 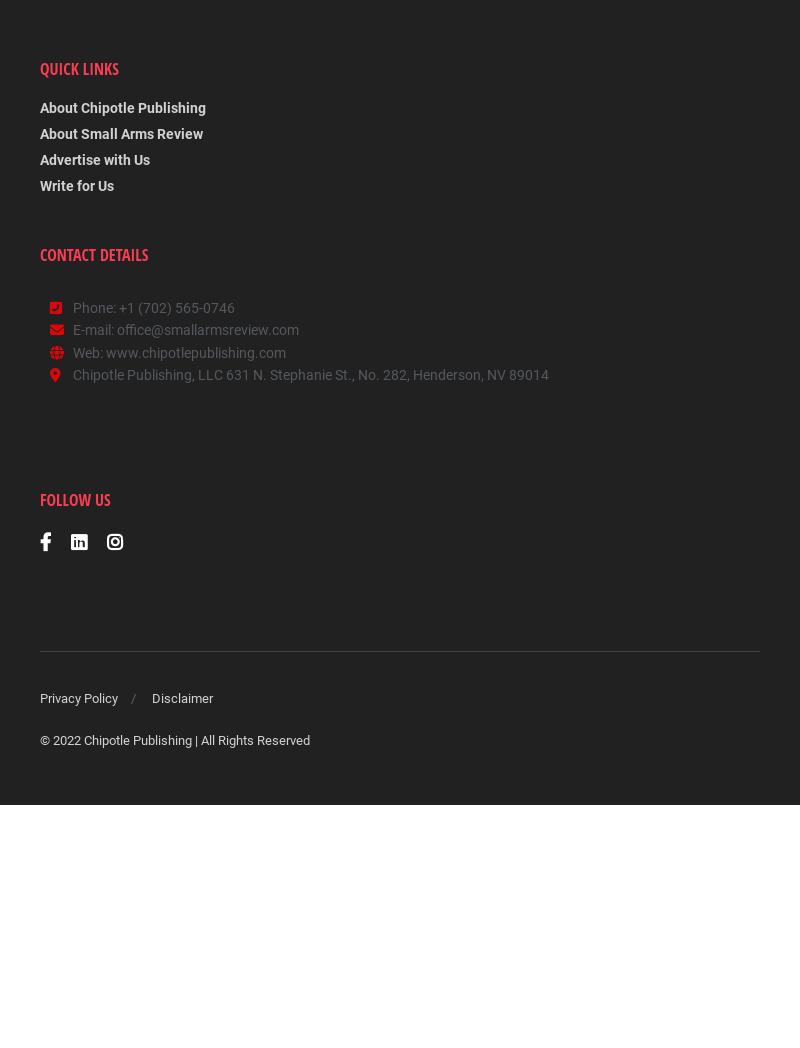 I want to click on 'Privacy Policy', so click(x=39, y=699).